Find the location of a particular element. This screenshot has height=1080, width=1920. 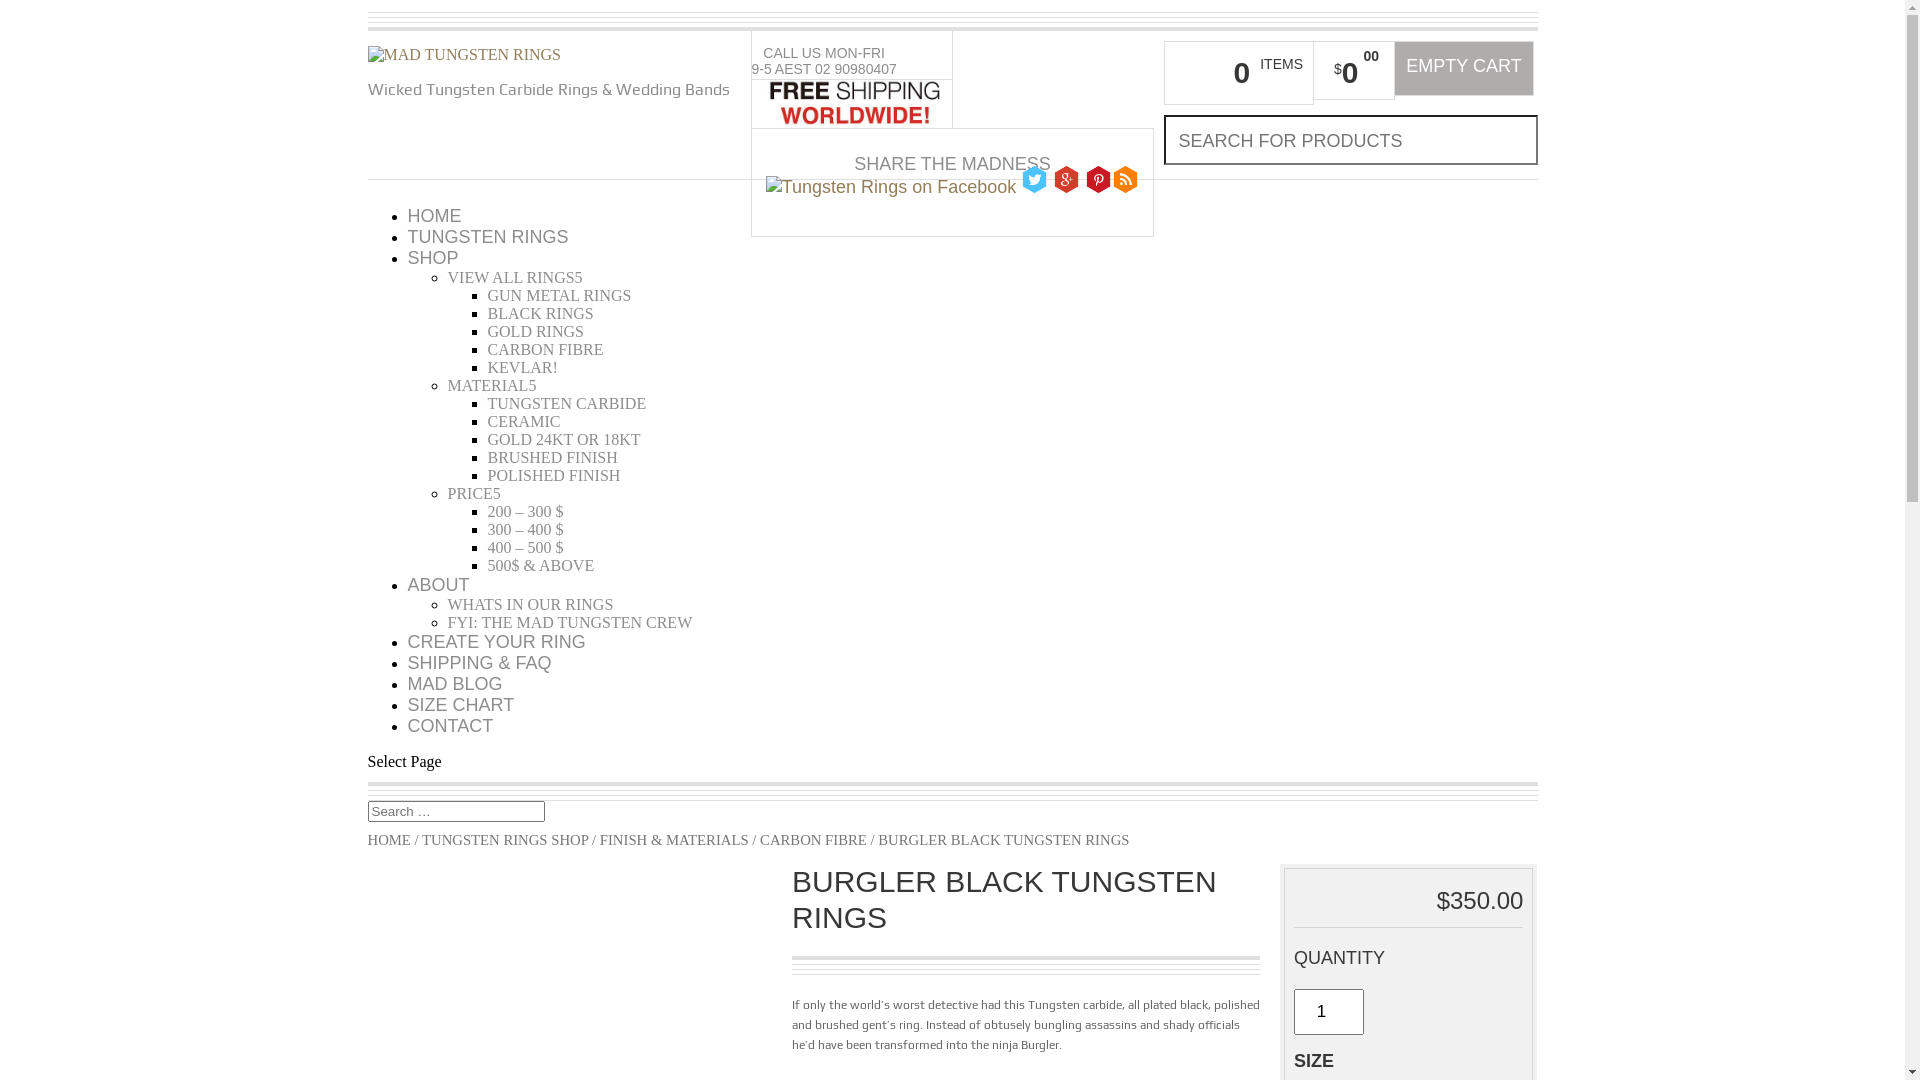

'CERAMIC' is located at coordinates (488, 420).